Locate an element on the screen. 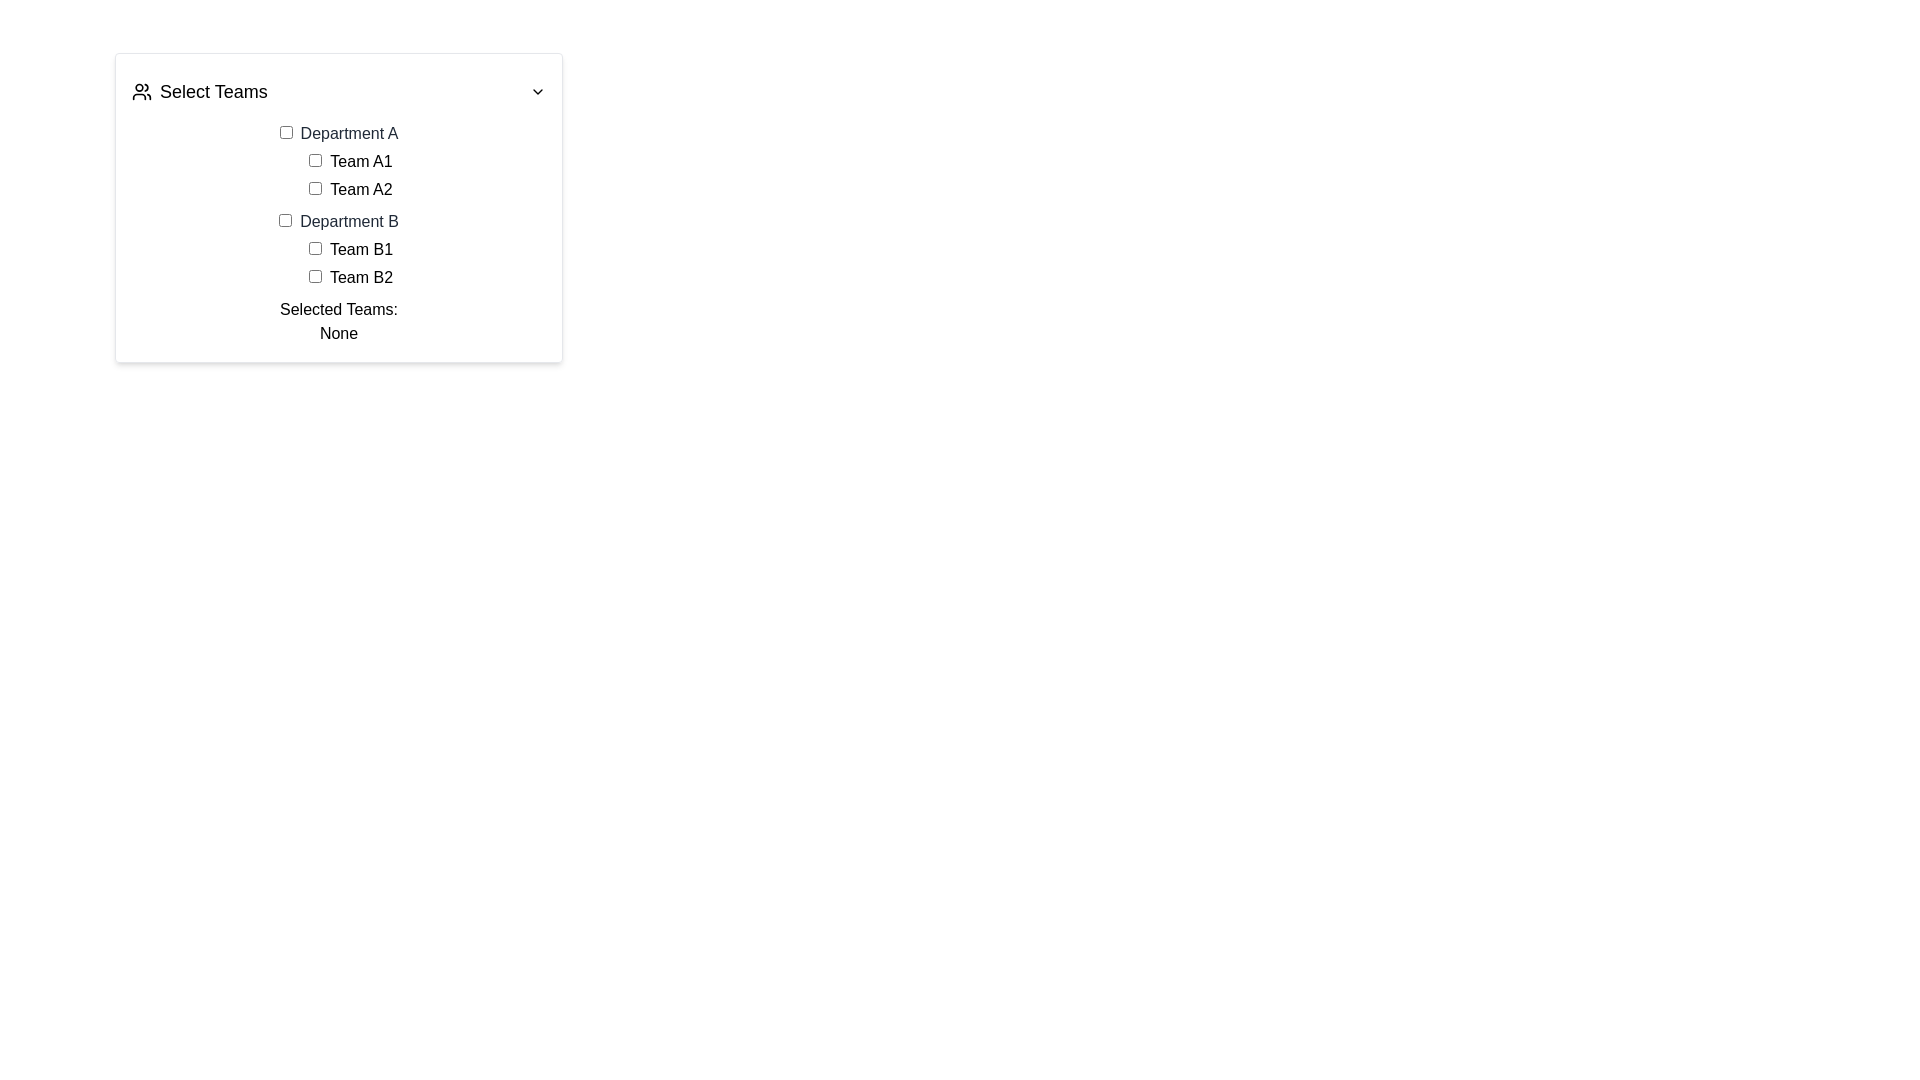 The width and height of the screenshot is (1920, 1080). the first checkbox for 'Team B2' located in the lower half of the interface under 'Department B' is located at coordinates (314, 276).